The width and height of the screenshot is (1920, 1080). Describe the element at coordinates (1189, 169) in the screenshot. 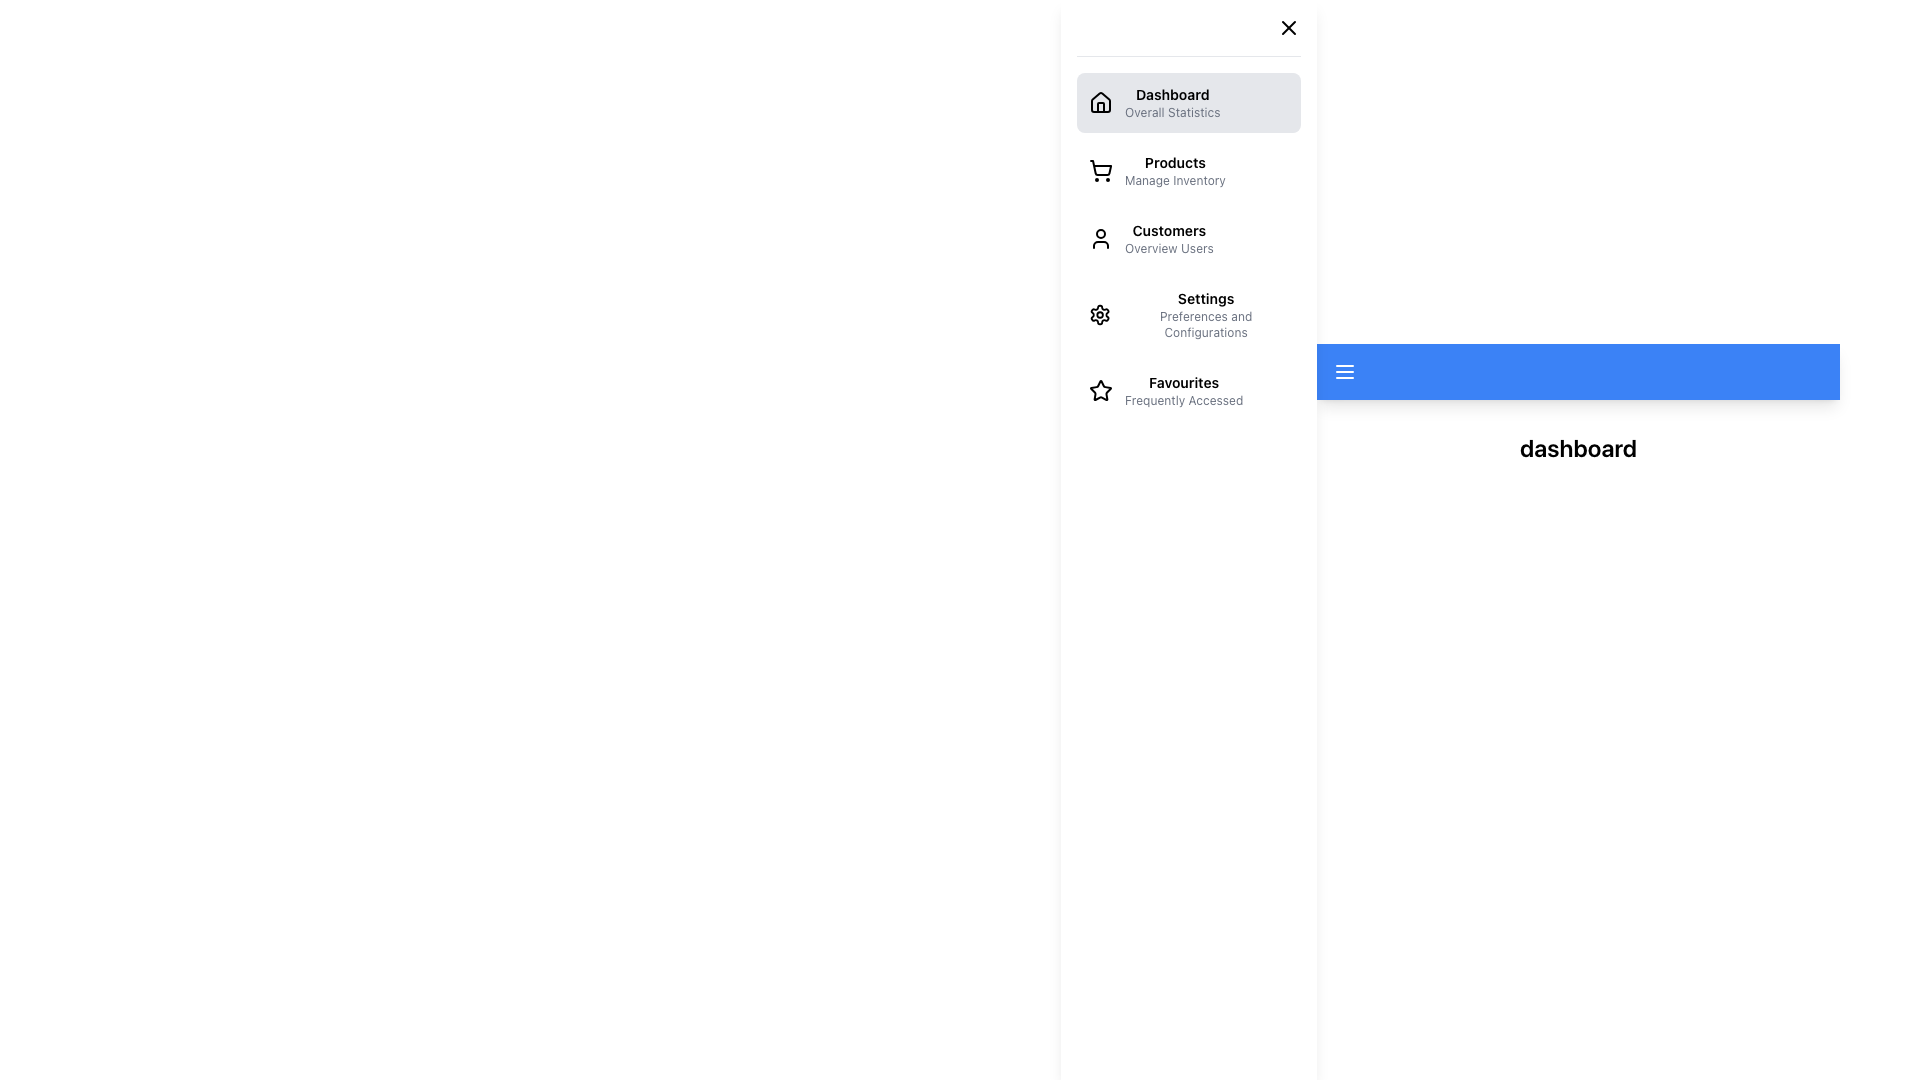

I see `the second navigation menu item with a shopping cart icon and text 'Products' and 'Manage Inventory'` at that location.